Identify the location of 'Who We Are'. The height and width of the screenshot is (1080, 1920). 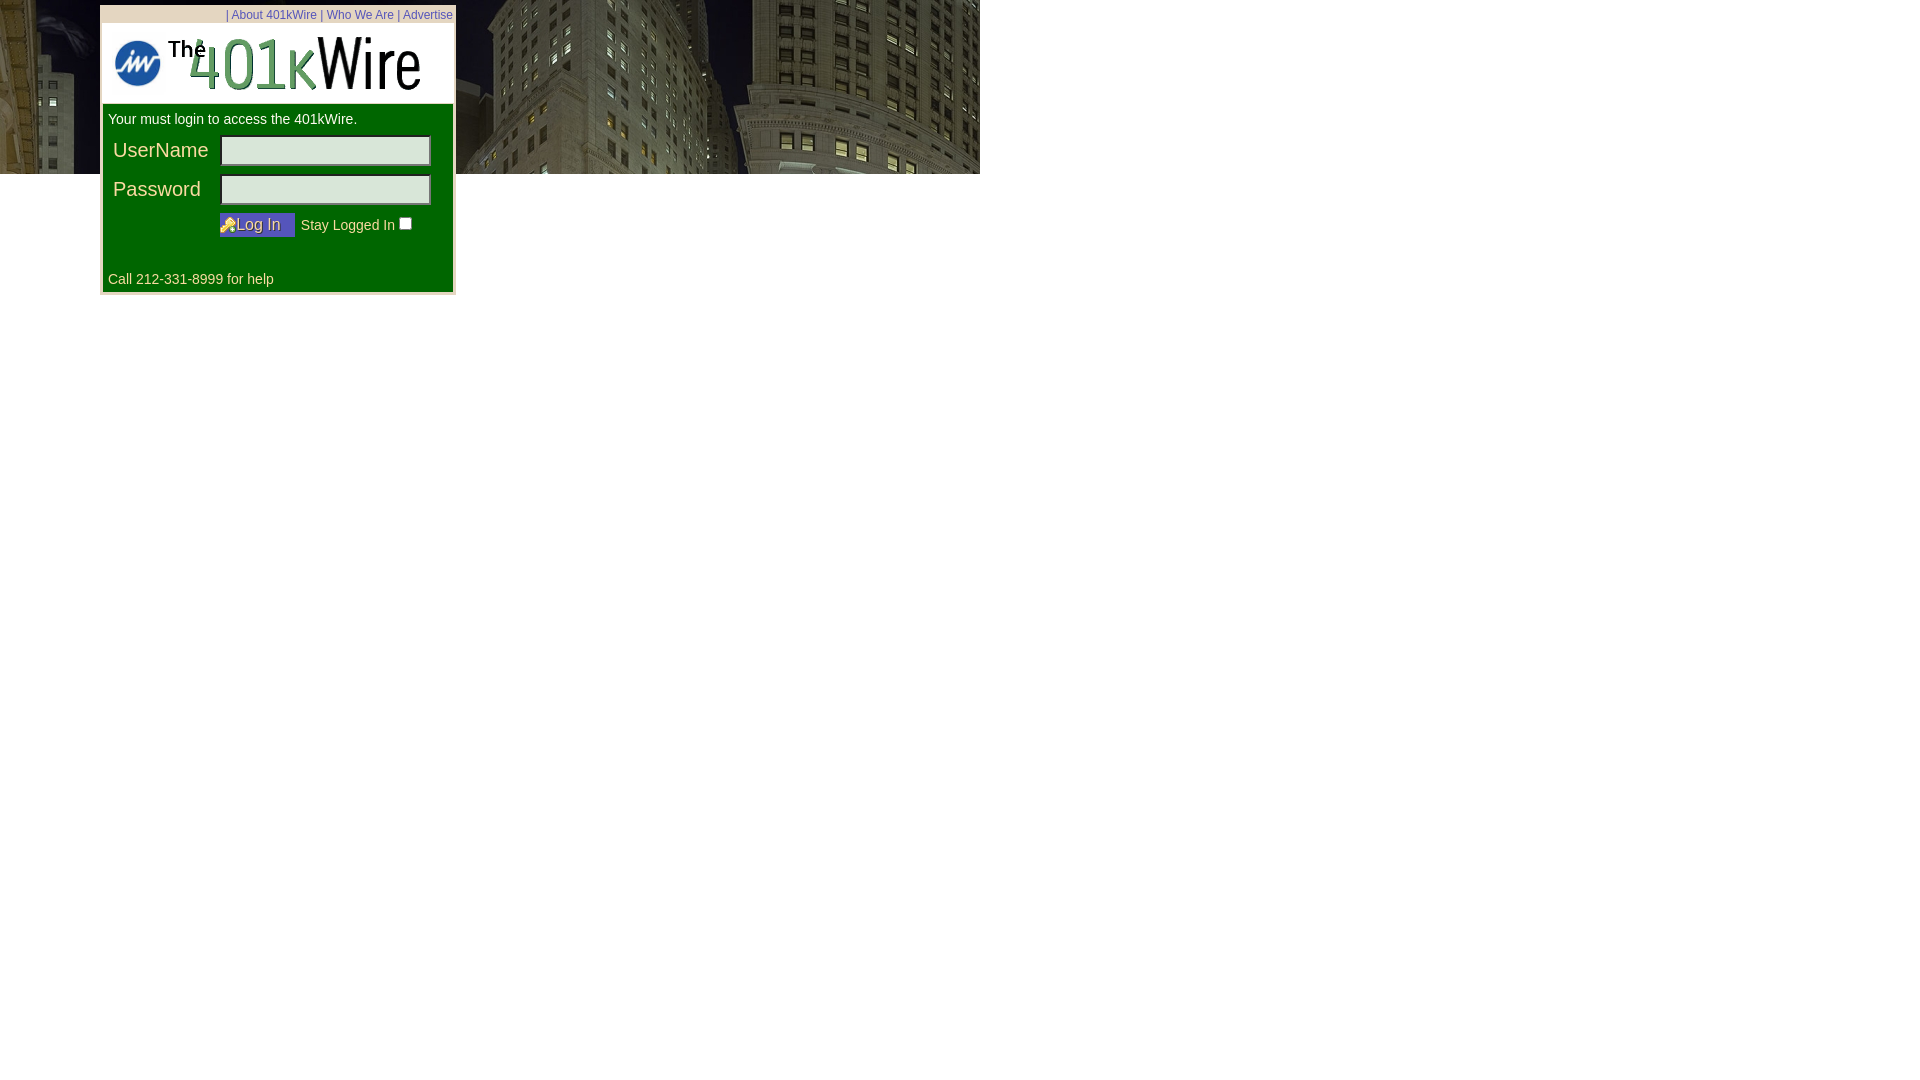
(326, 15).